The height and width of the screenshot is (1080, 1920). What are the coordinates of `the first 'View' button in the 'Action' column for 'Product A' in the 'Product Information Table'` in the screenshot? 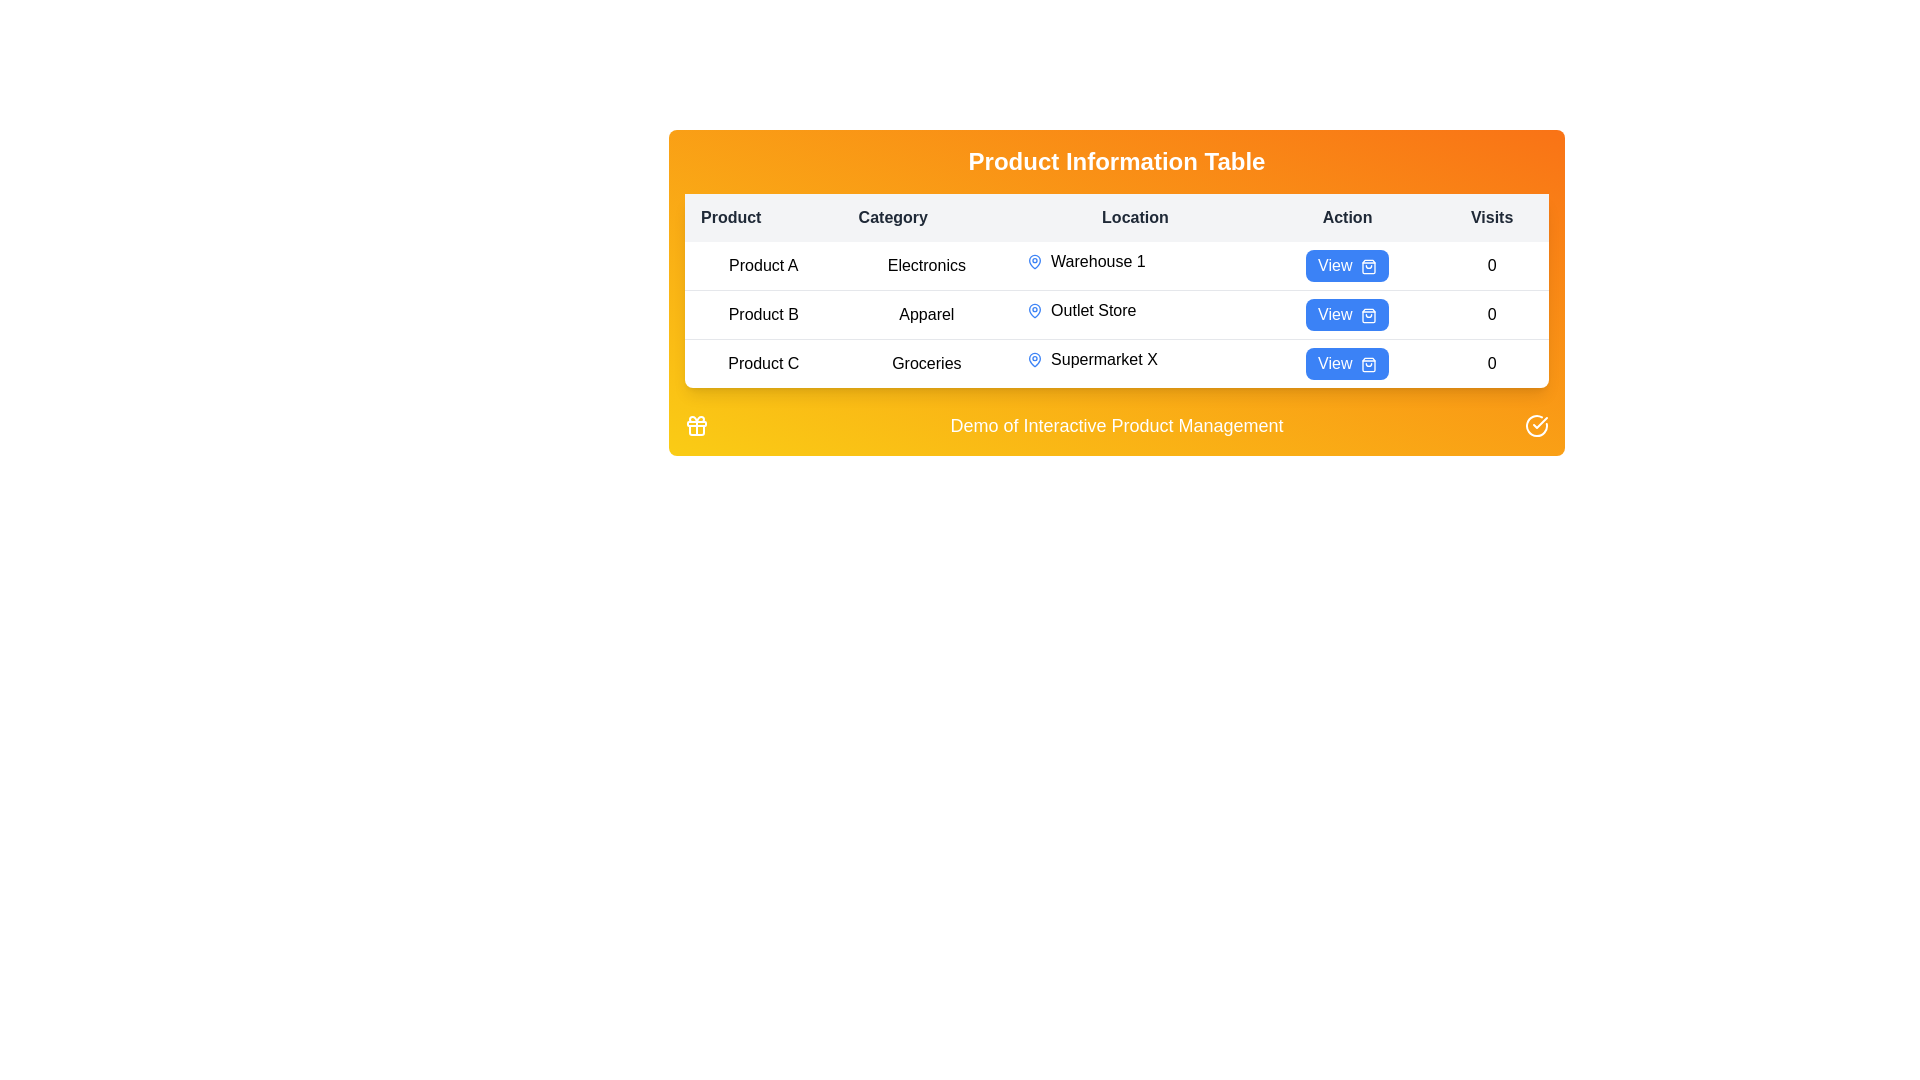 It's located at (1347, 265).